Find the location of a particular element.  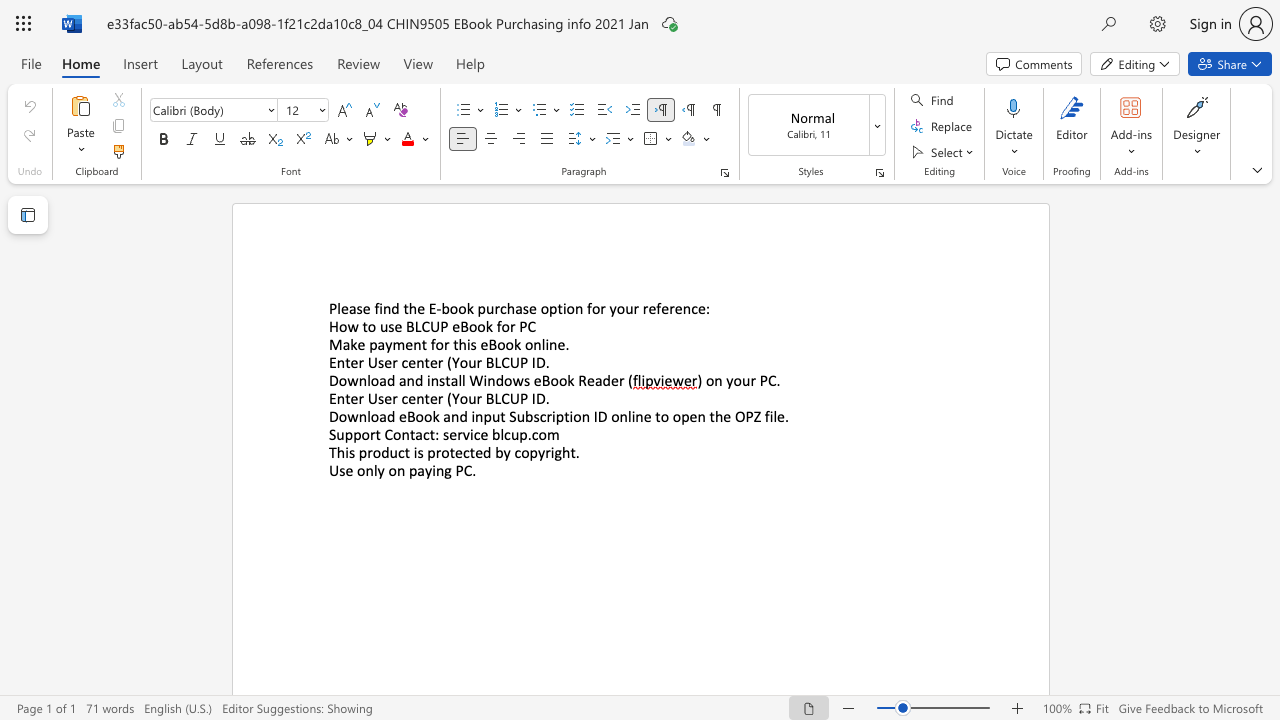

the subset text "This produ" within the text "This product is protected by copyright." is located at coordinates (328, 452).